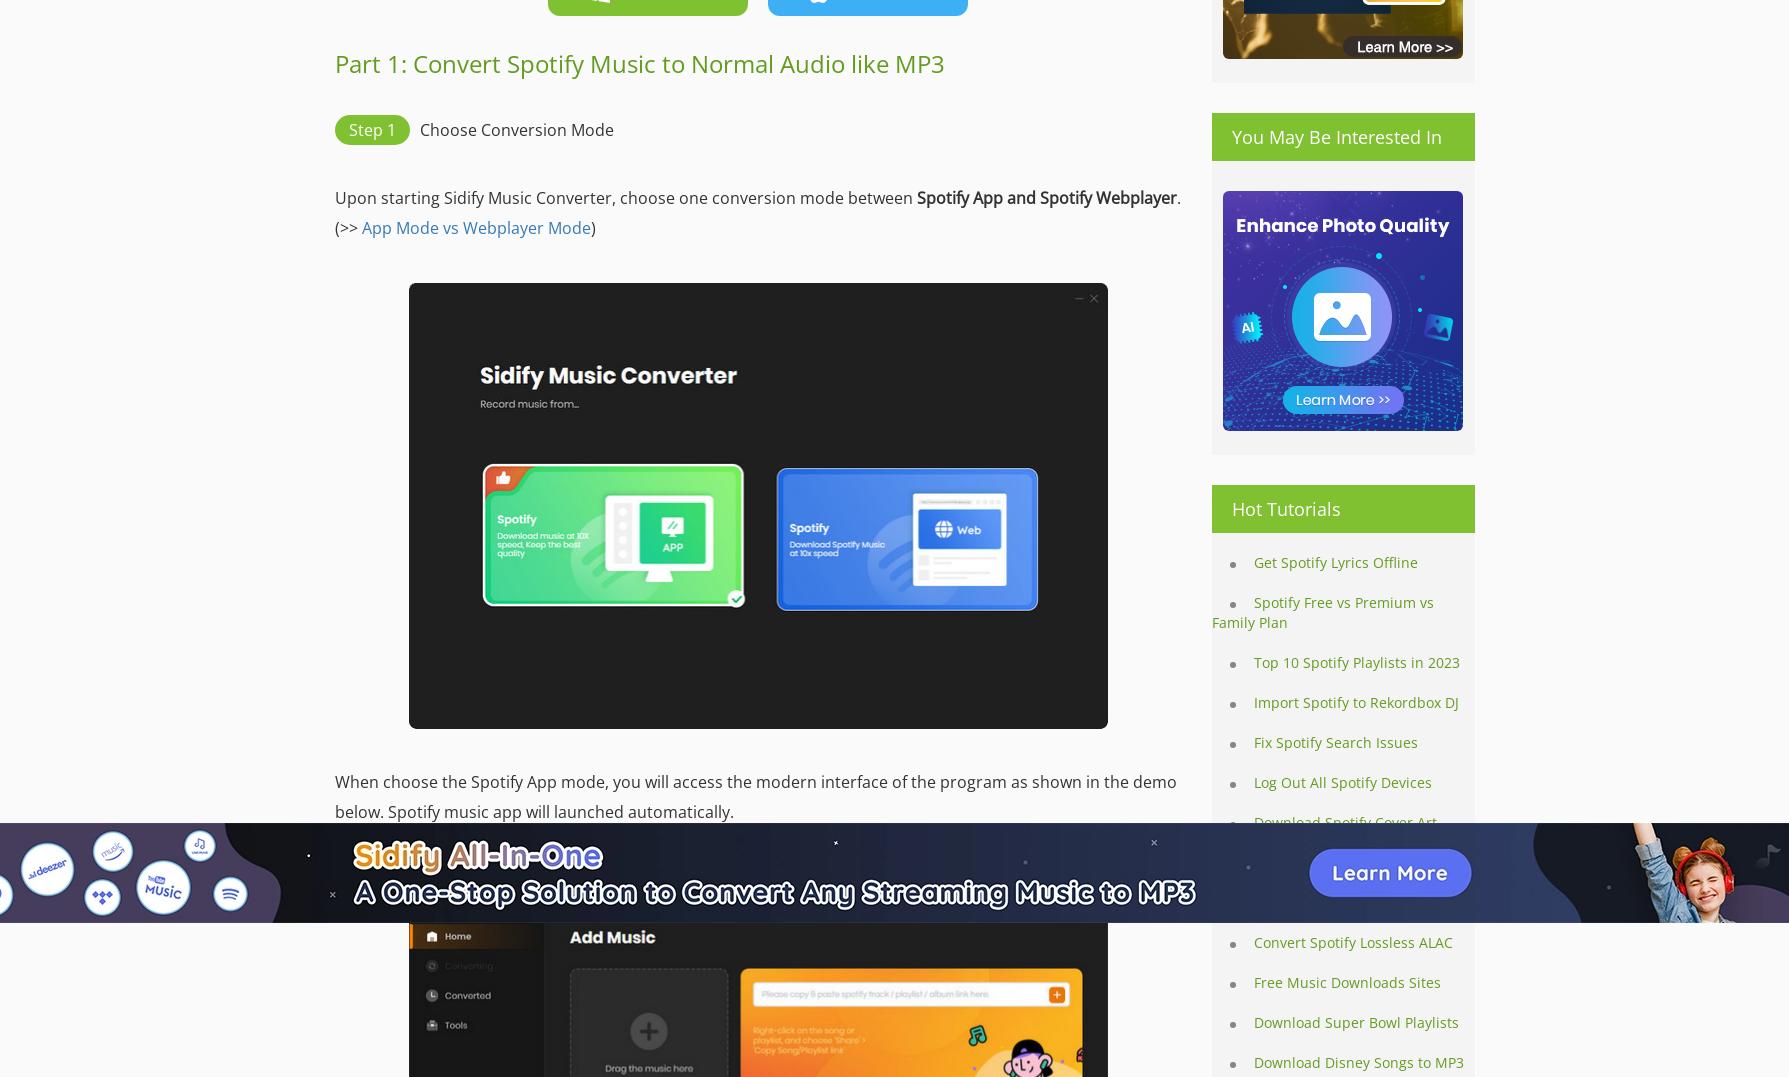  I want to click on 'Convert Spotify Lossless ALAC', so click(1353, 941).